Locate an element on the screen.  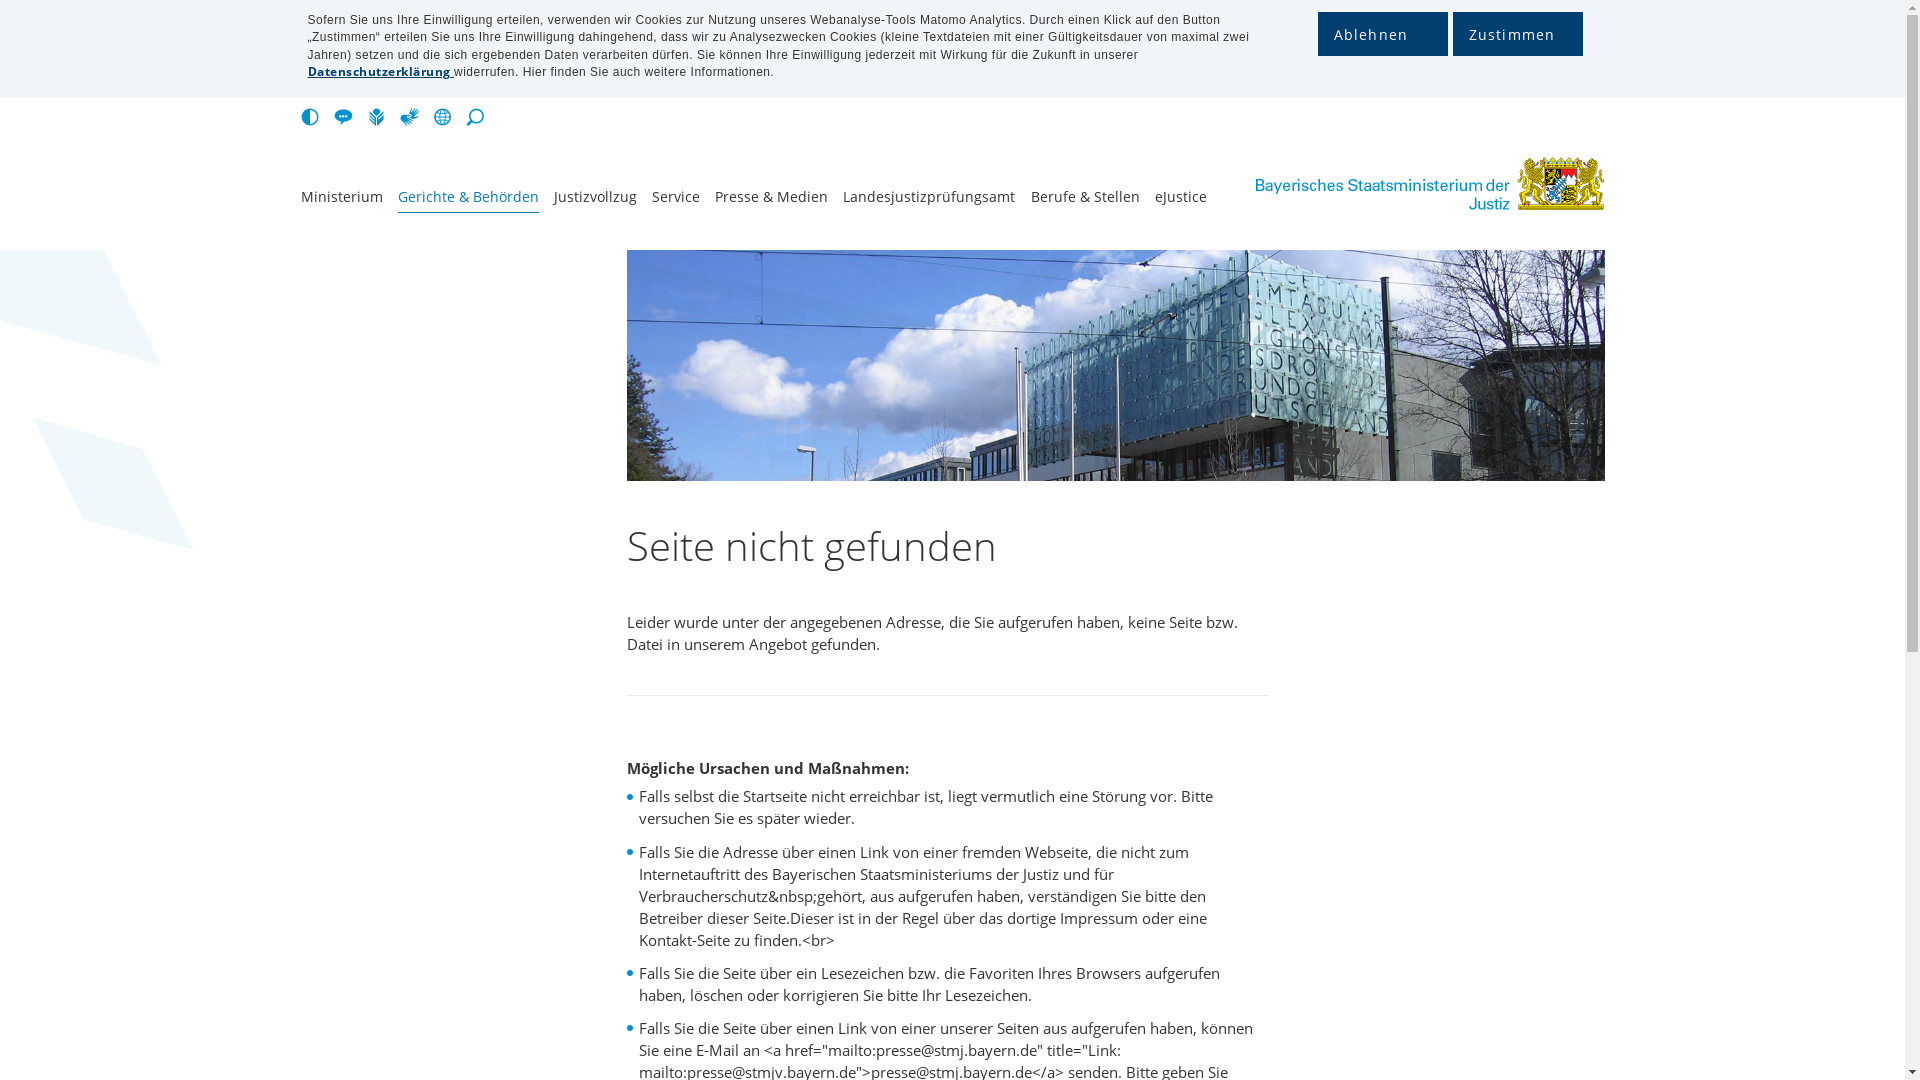
'Seite vorlesen lassen [Alt-L]' is located at coordinates (348, 116).